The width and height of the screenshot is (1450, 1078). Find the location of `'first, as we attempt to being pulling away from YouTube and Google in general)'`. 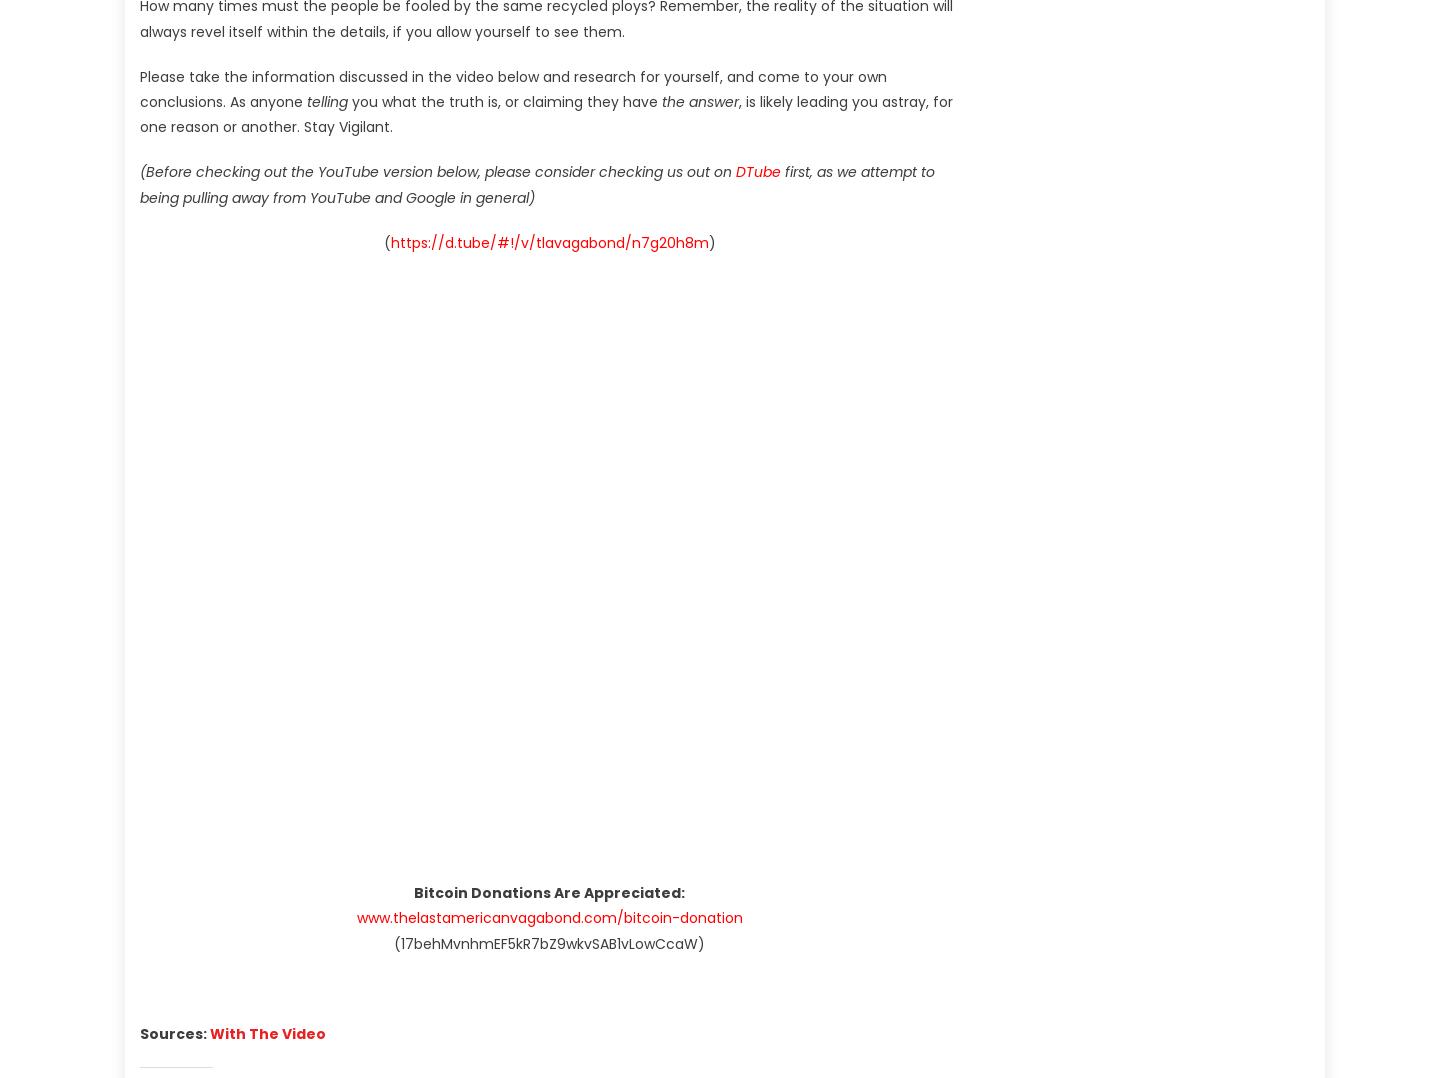

'first, as we attempt to being pulling away from YouTube and Google in general)' is located at coordinates (537, 183).